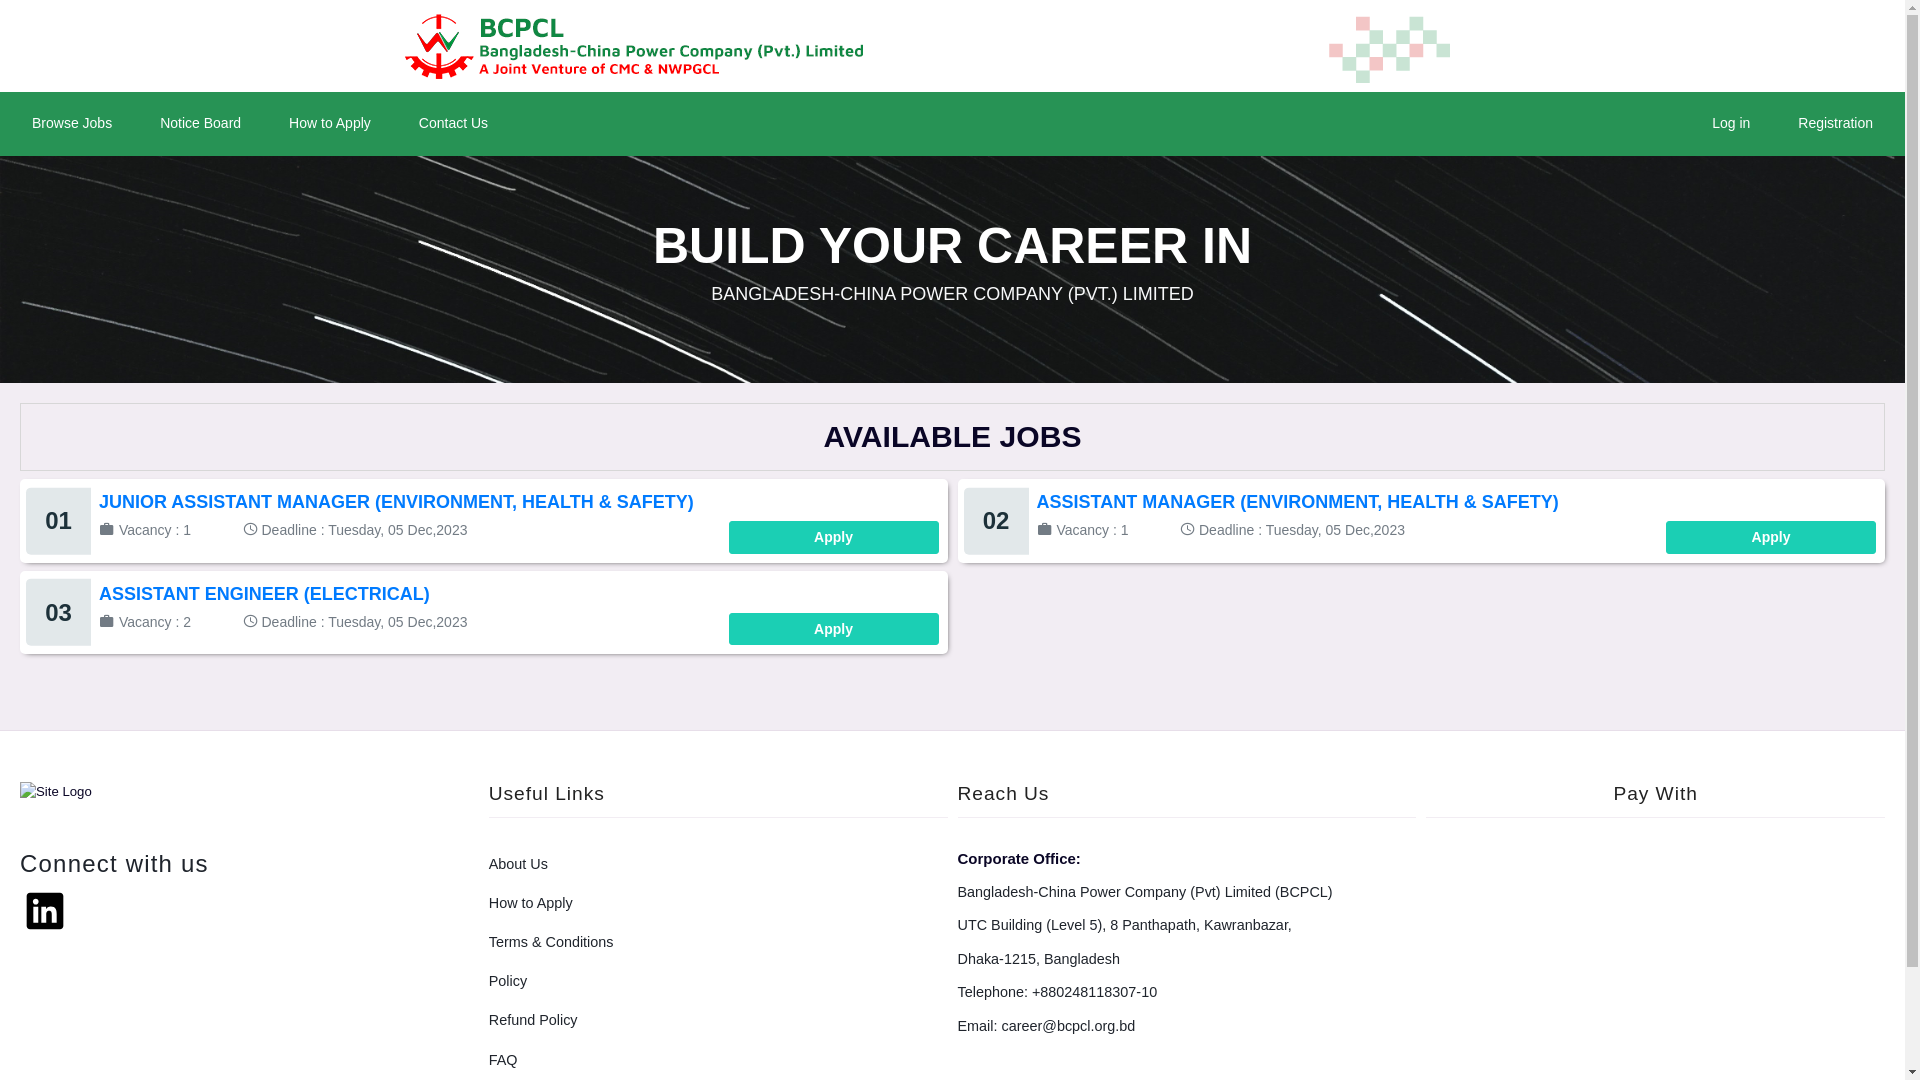 The width and height of the screenshot is (1920, 1080). I want to click on 'About Us', so click(489, 863).